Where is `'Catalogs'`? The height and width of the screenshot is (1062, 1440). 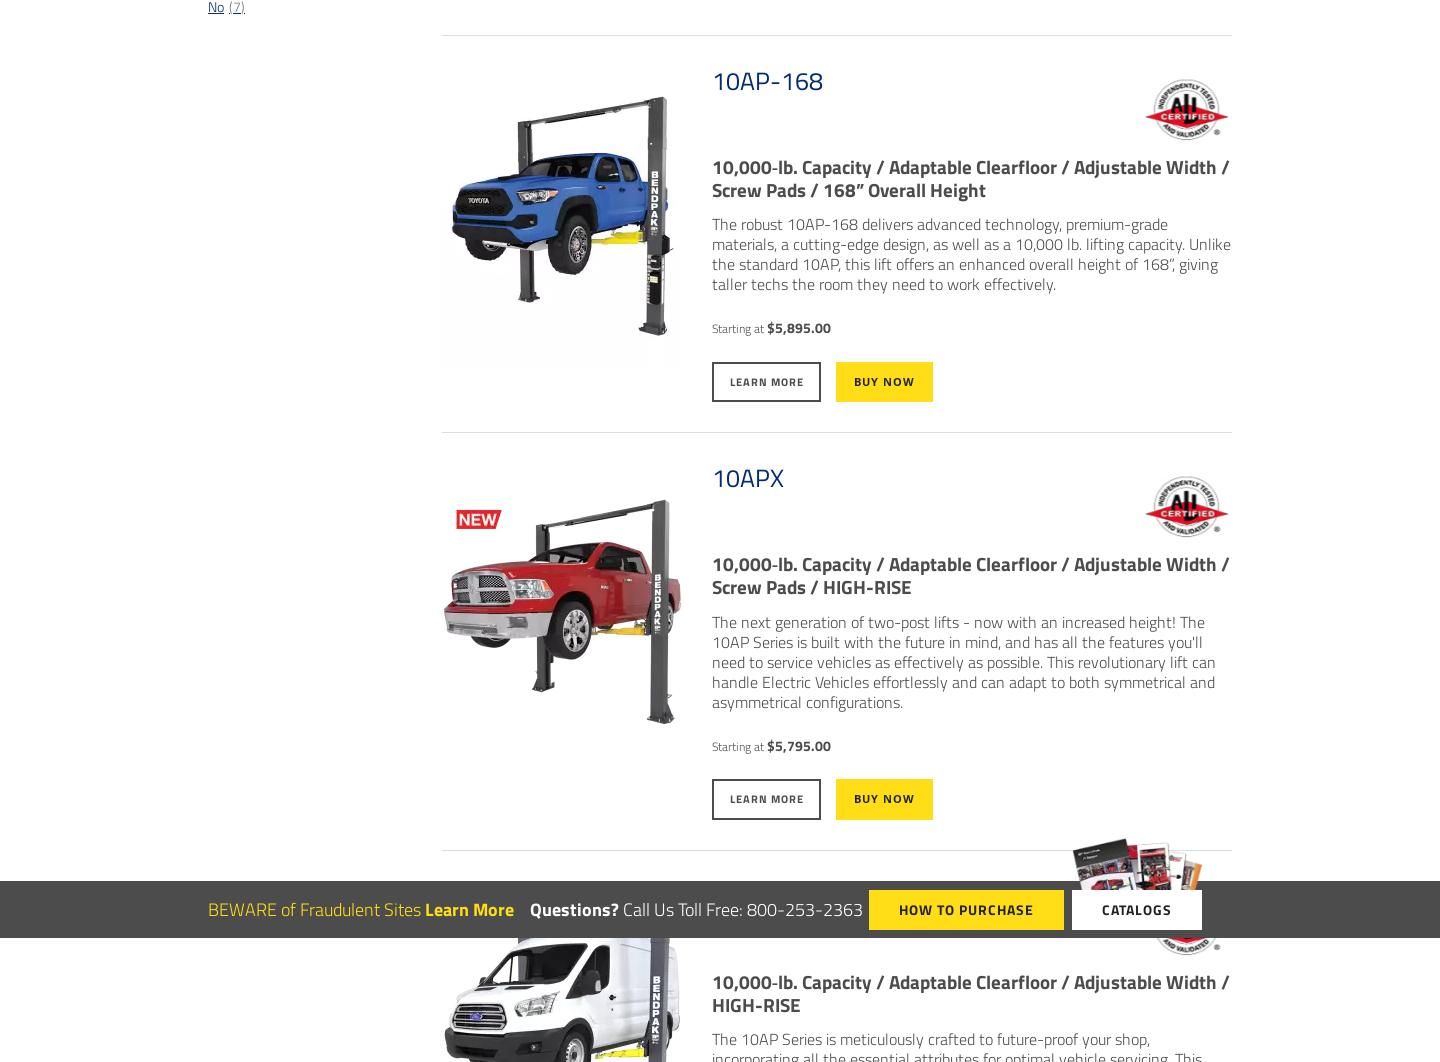 'Catalogs' is located at coordinates (1101, 909).